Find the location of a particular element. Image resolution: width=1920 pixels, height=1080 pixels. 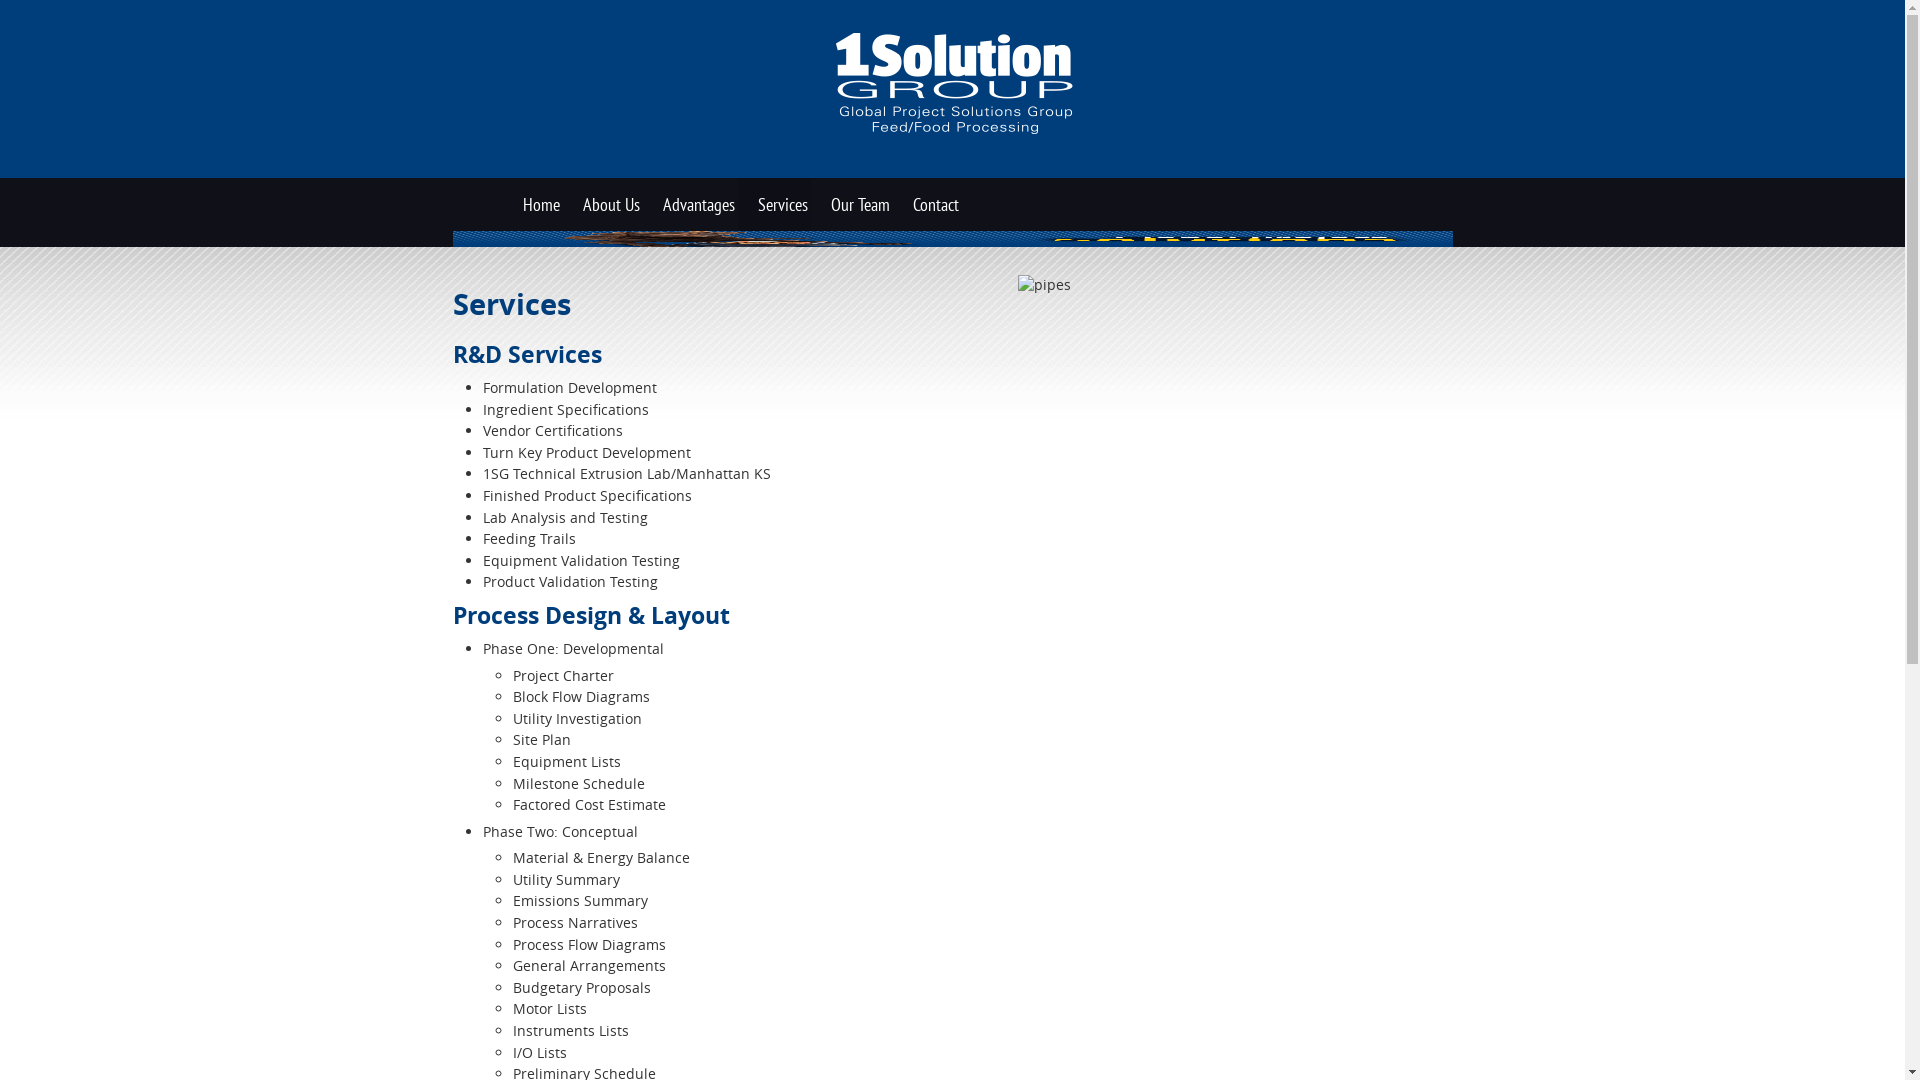

'Our Team' is located at coordinates (810, 204).